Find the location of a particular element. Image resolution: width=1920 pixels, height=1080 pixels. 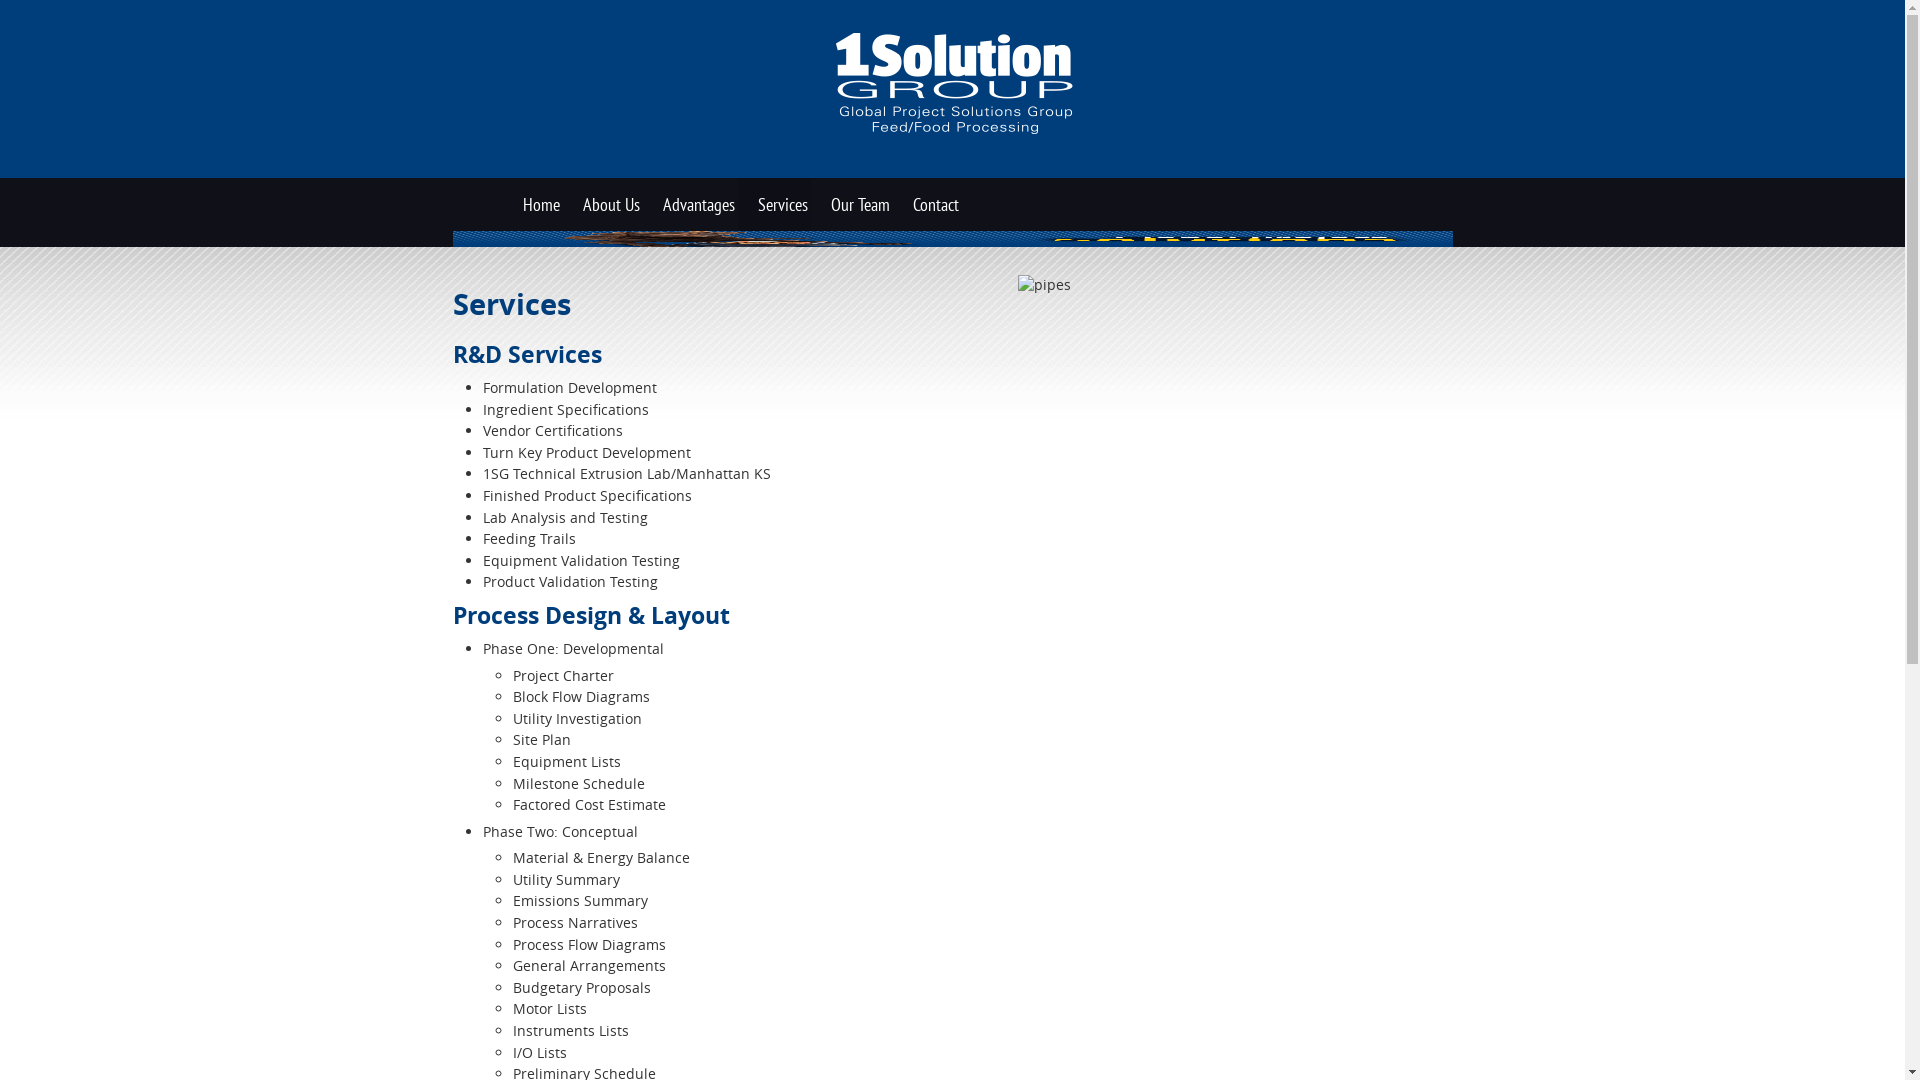

'Our Team' is located at coordinates (810, 204).